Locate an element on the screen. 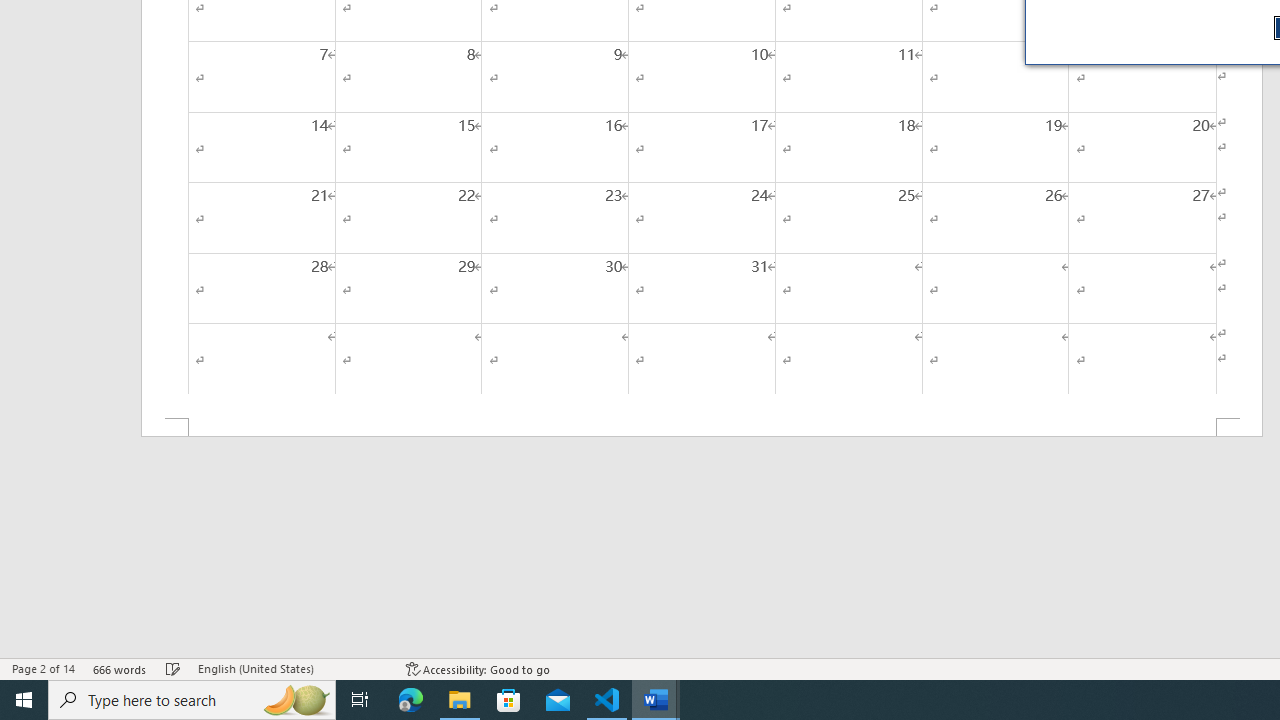  'Footer -Section 1-' is located at coordinates (702, 426).